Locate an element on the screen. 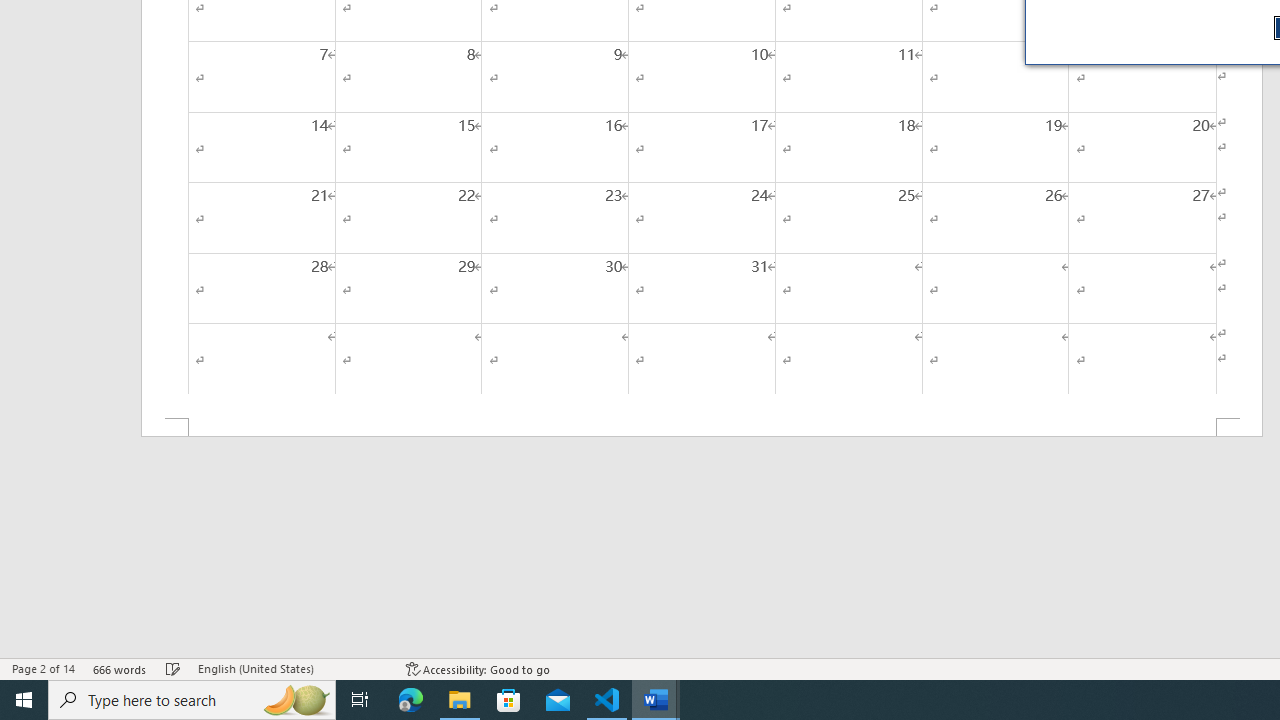  'Footer -Section 1-' is located at coordinates (702, 426).